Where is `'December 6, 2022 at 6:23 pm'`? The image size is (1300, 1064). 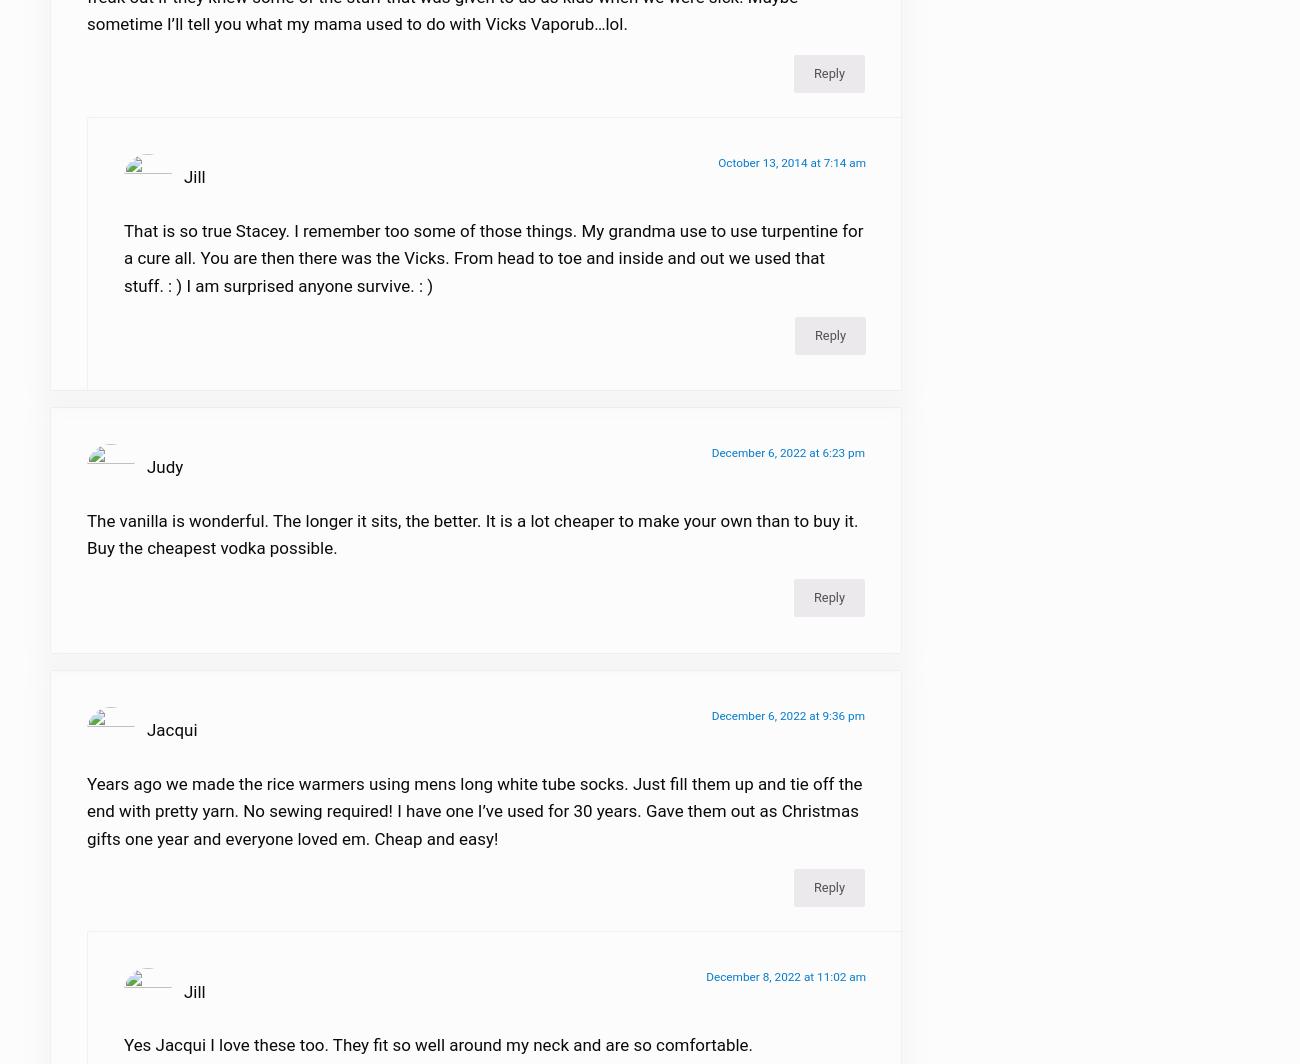
'December 6, 2022 at 6:23 pm' is located at coordinates (787, 464).